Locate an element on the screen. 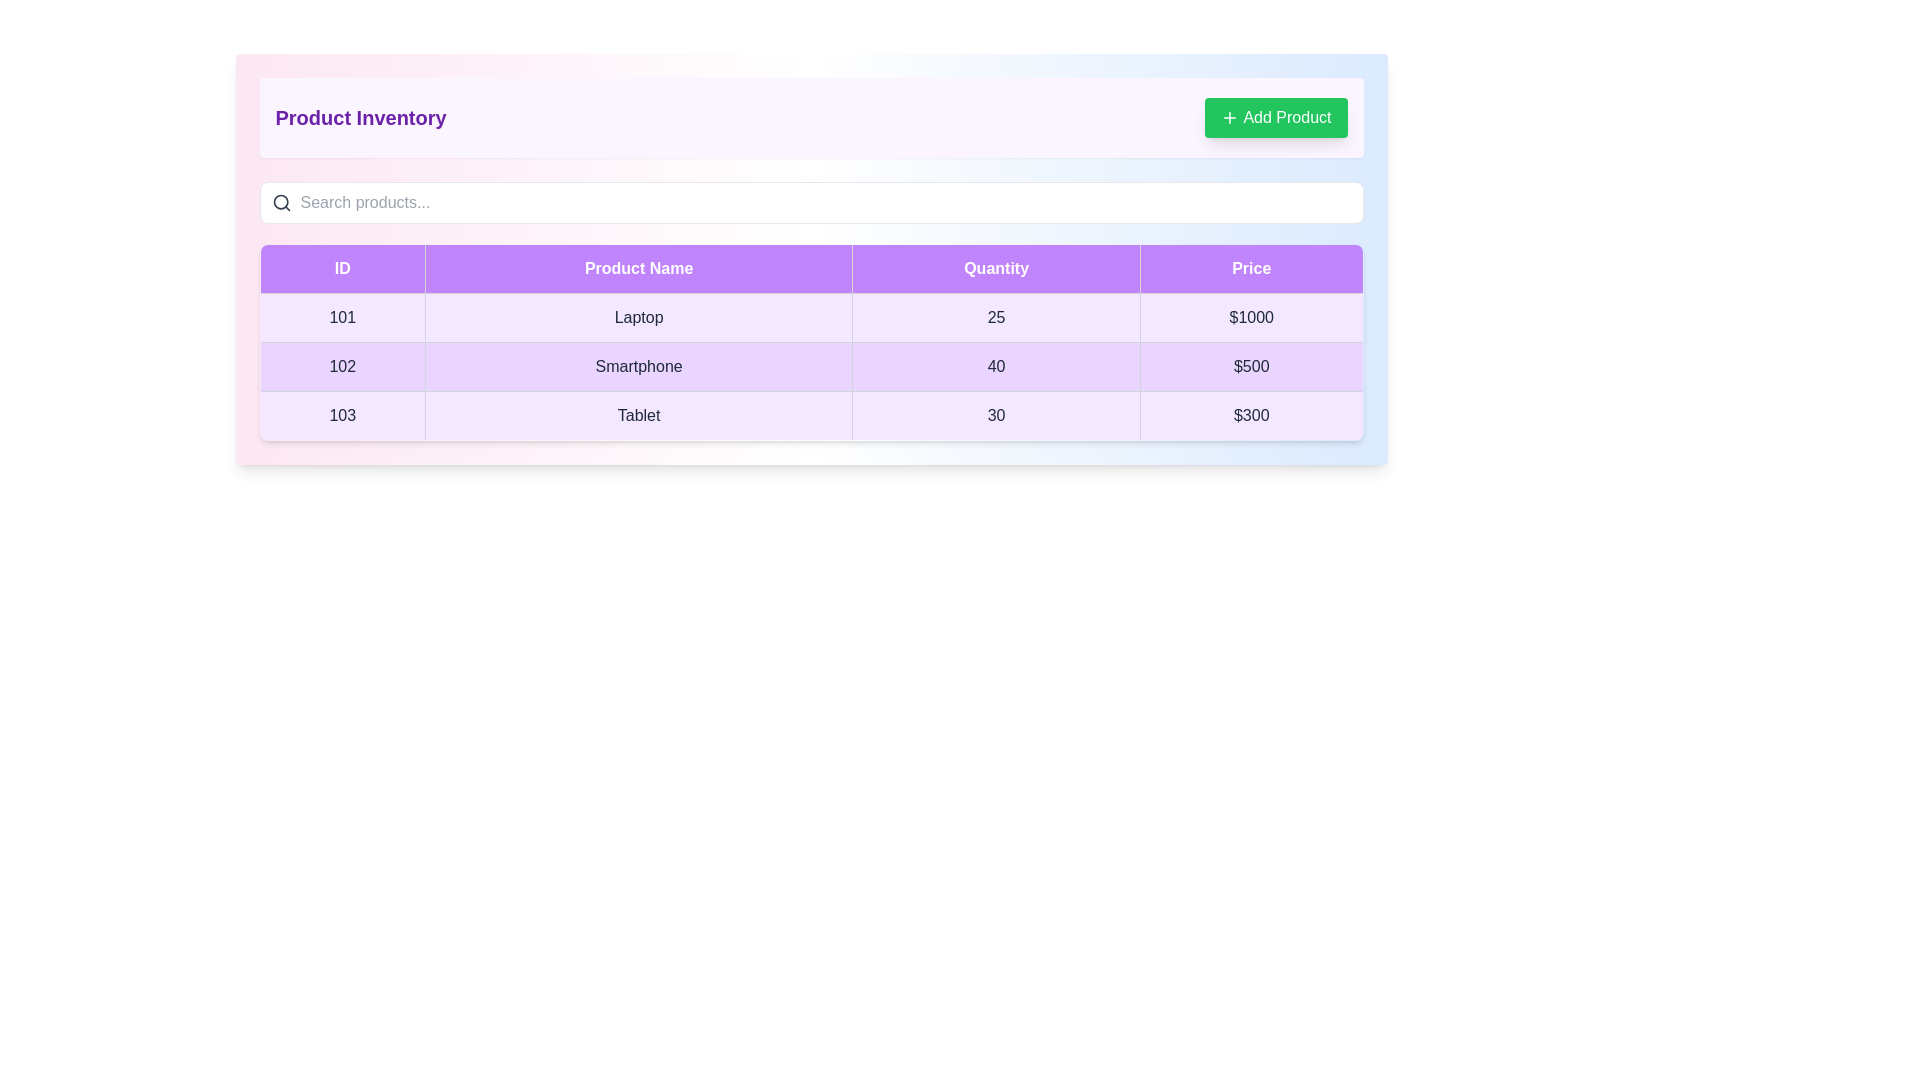 The width and height of the screenshot is (1920, 1080). the third table row in the product inventory table containing the information '103', 'Tablet', '30', and '$300' is located at coordinates (811, 415).